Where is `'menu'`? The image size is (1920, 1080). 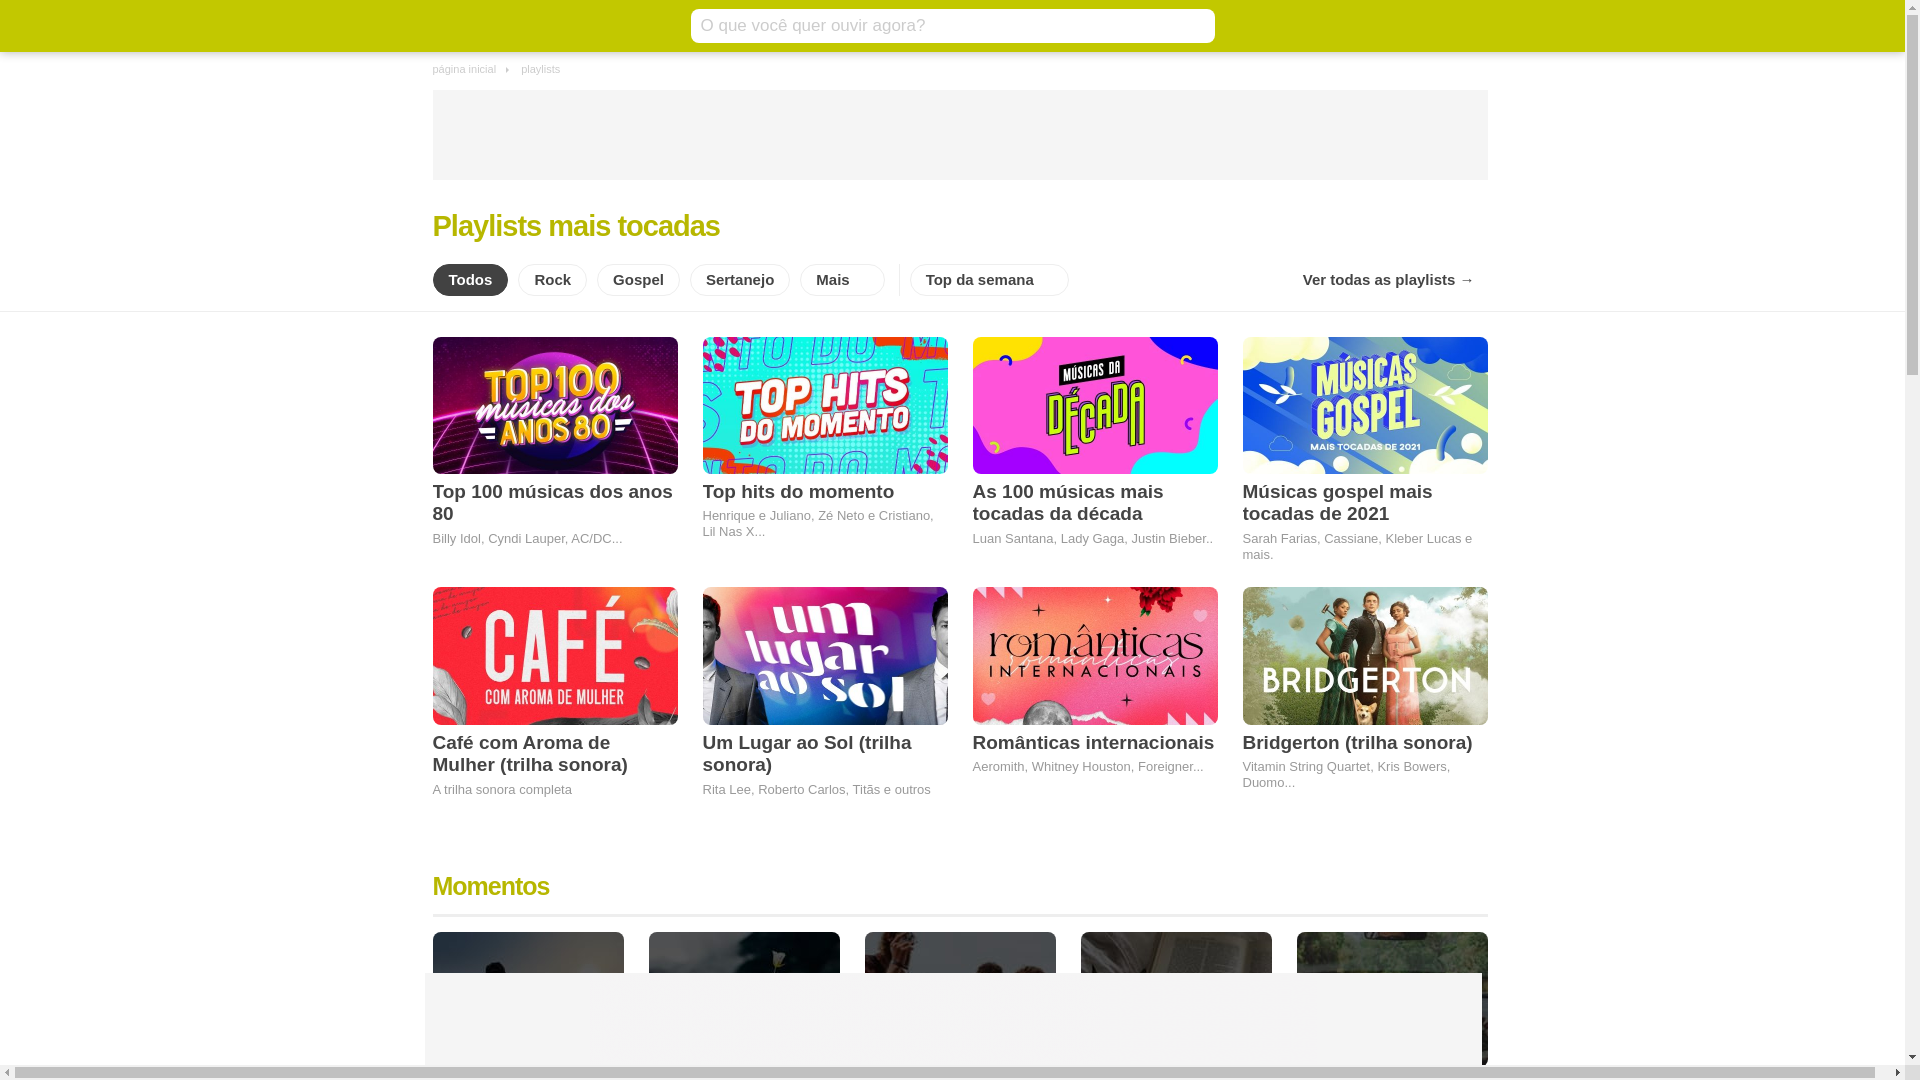 'menu' is located at coordinates (445, 26).